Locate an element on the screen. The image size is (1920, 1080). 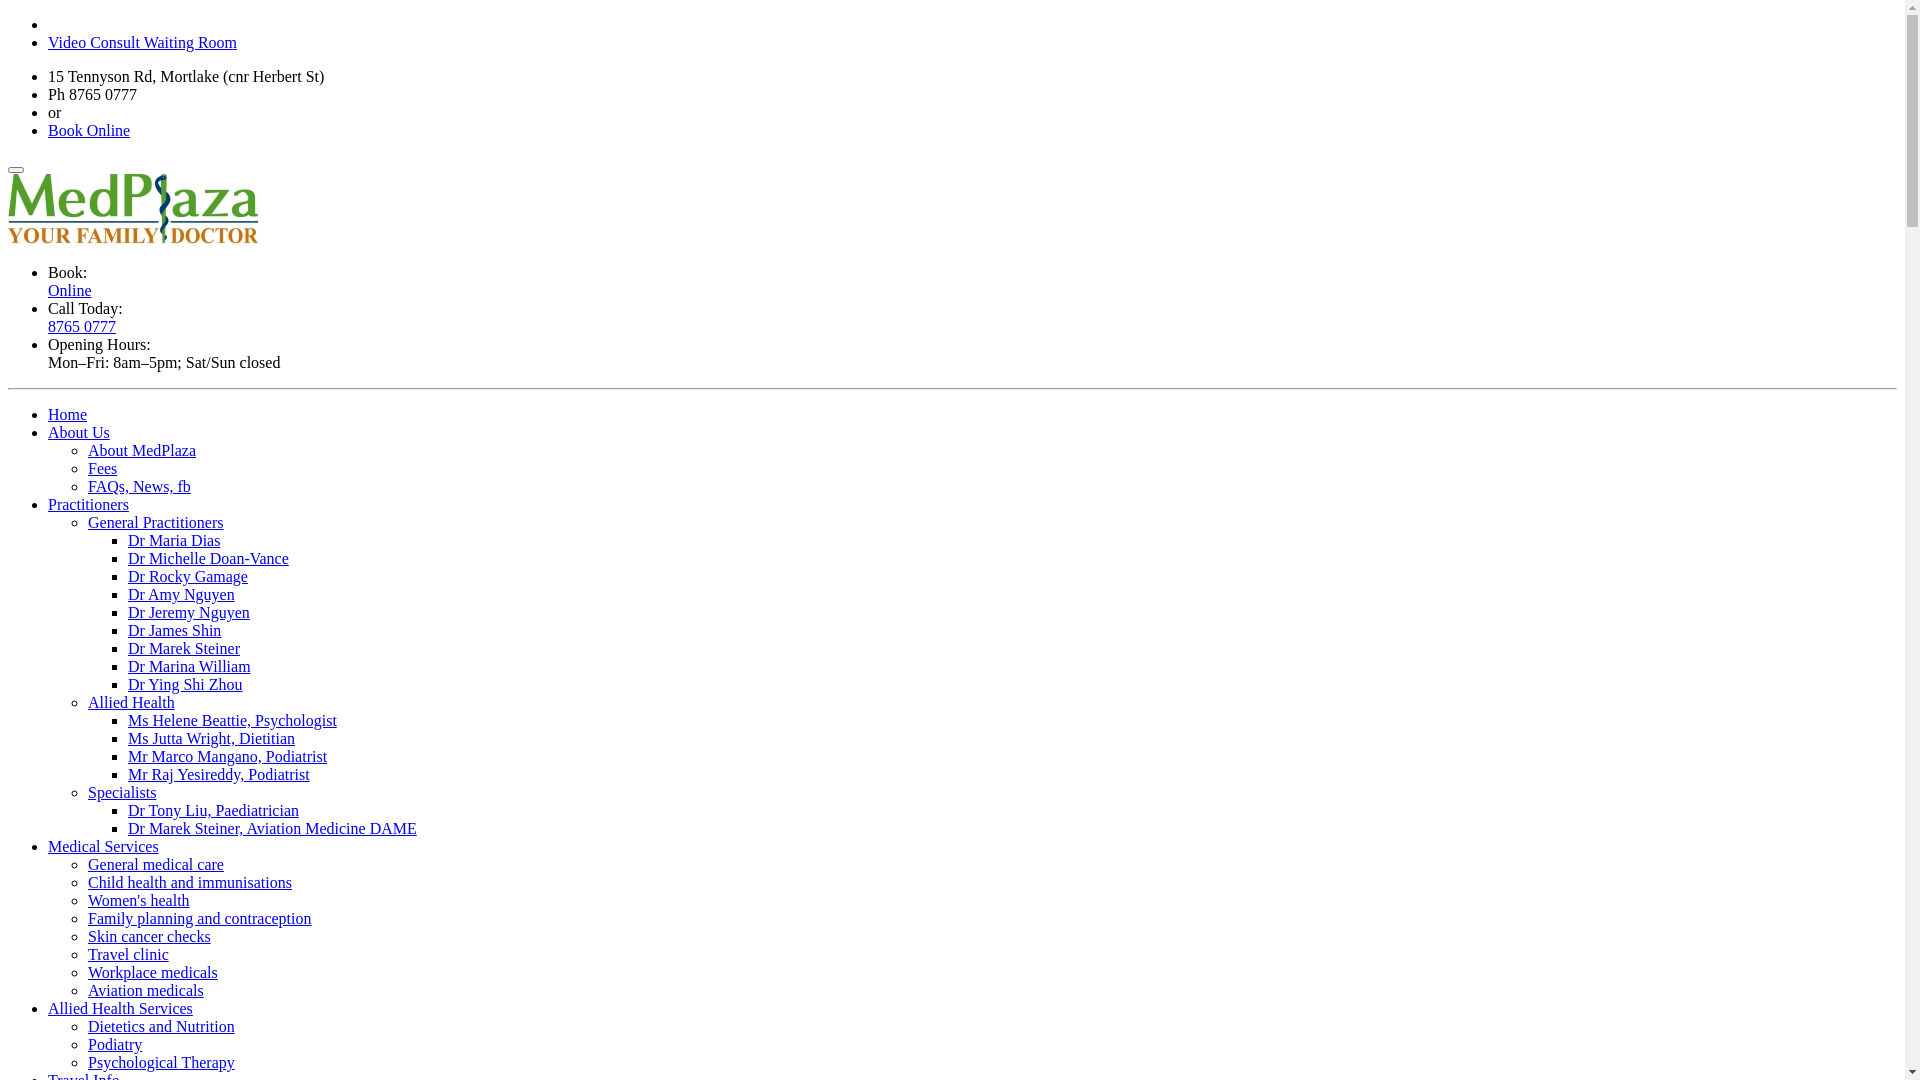
'Video Consult Waiting Room' is located at coordinates (141, 42).